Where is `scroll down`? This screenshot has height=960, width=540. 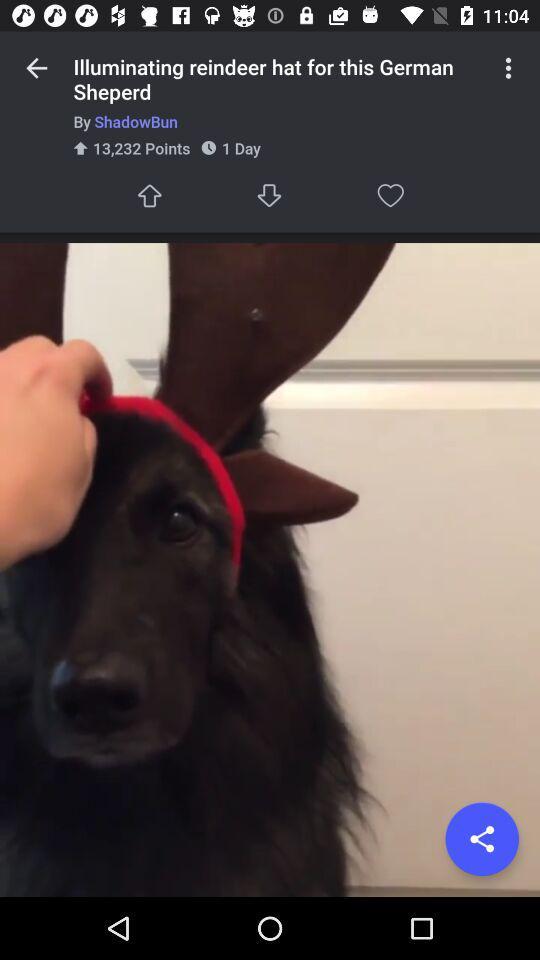
scroll down is located at coordinates (270, 195).